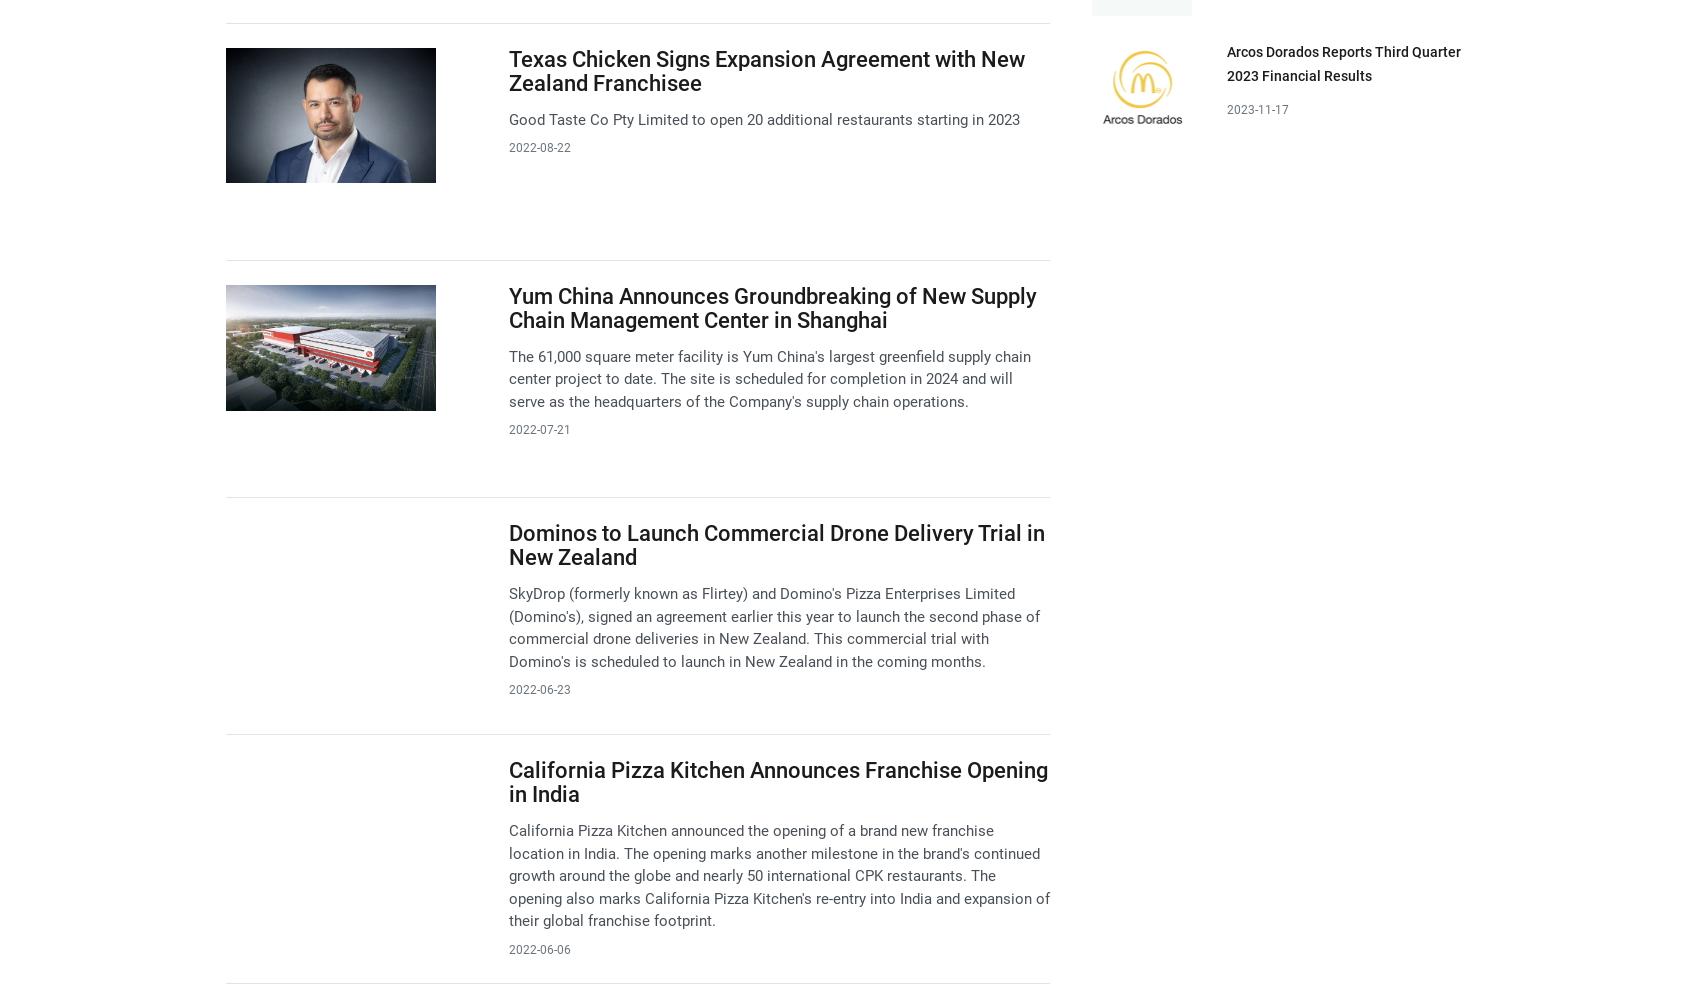  Describe the element at coordinates (1226, 109) in the screenshot. I see `'2023-11-17'` at that location.